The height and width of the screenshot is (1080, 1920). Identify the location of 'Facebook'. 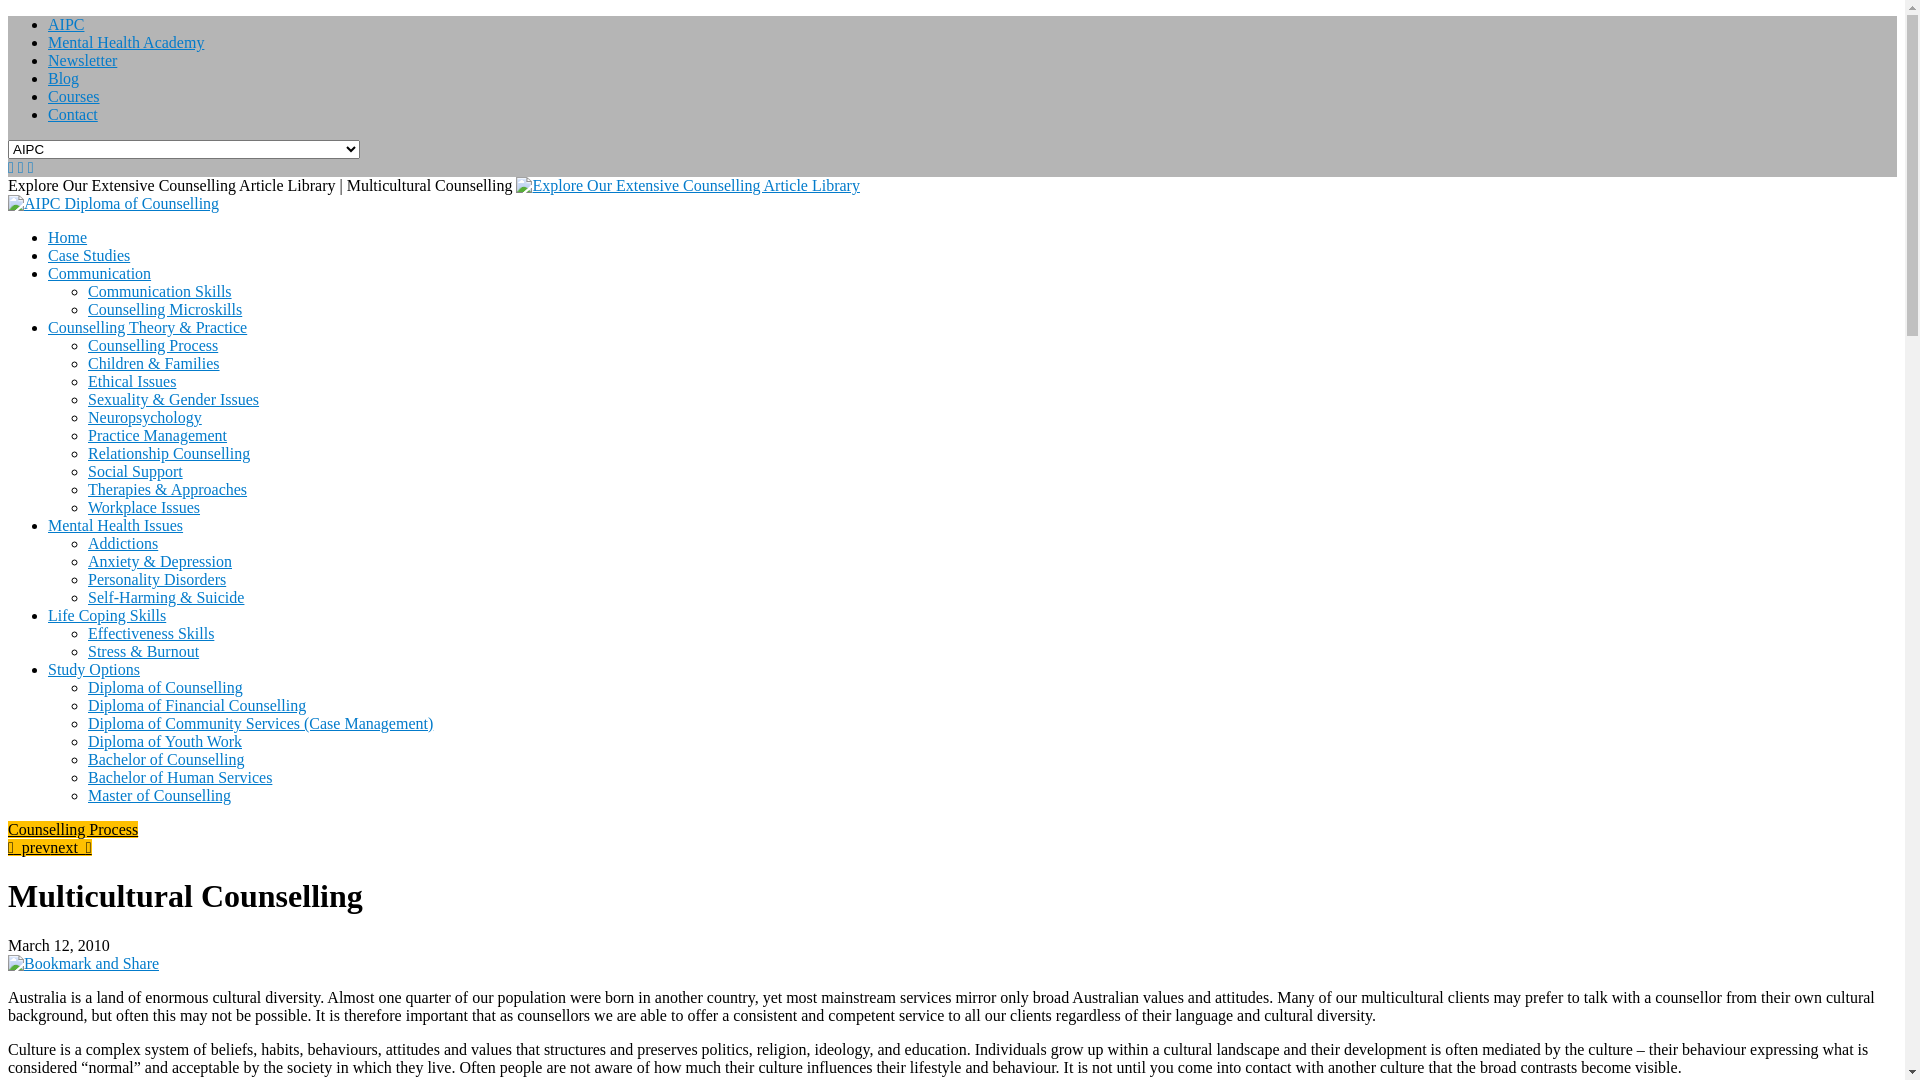
(30, 166).